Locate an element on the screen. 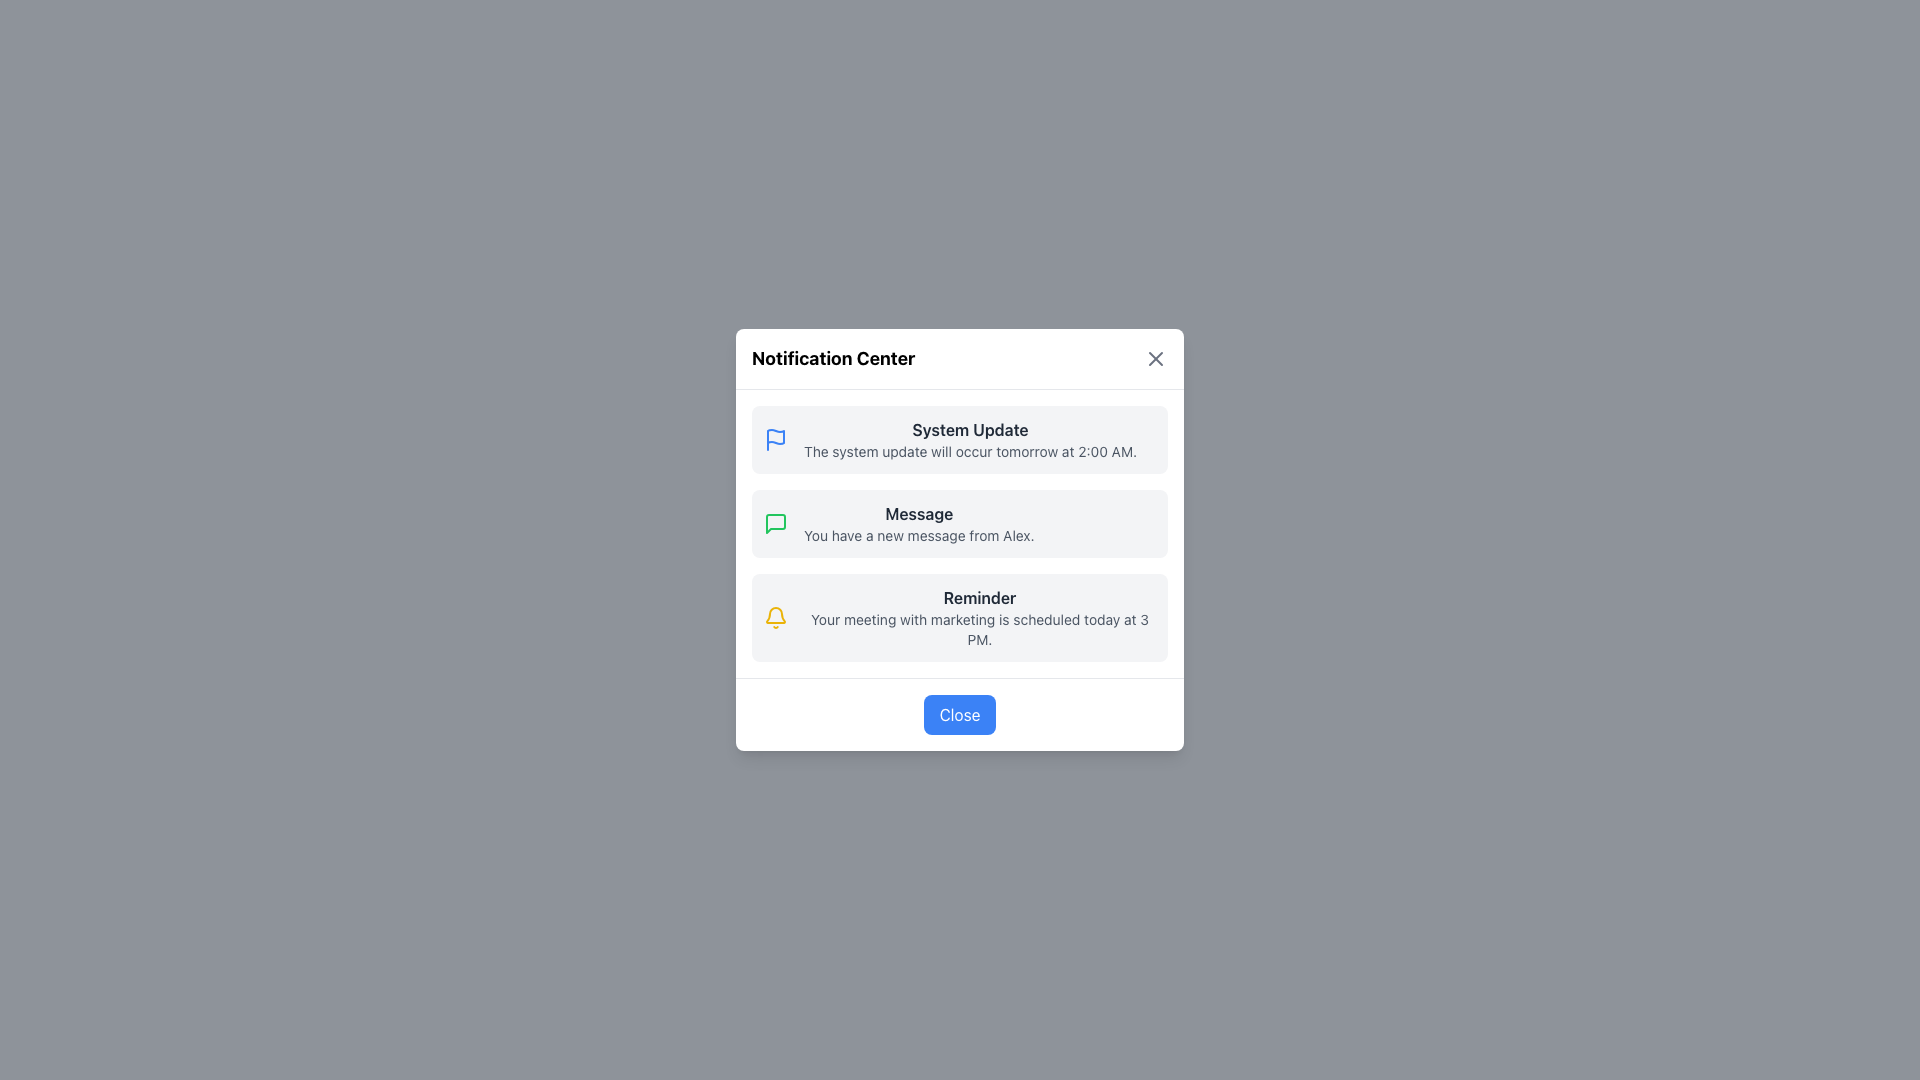  the third Informational Notification Card titled 'Reminder' in the Notification Center is located at coordinates (960, 616).